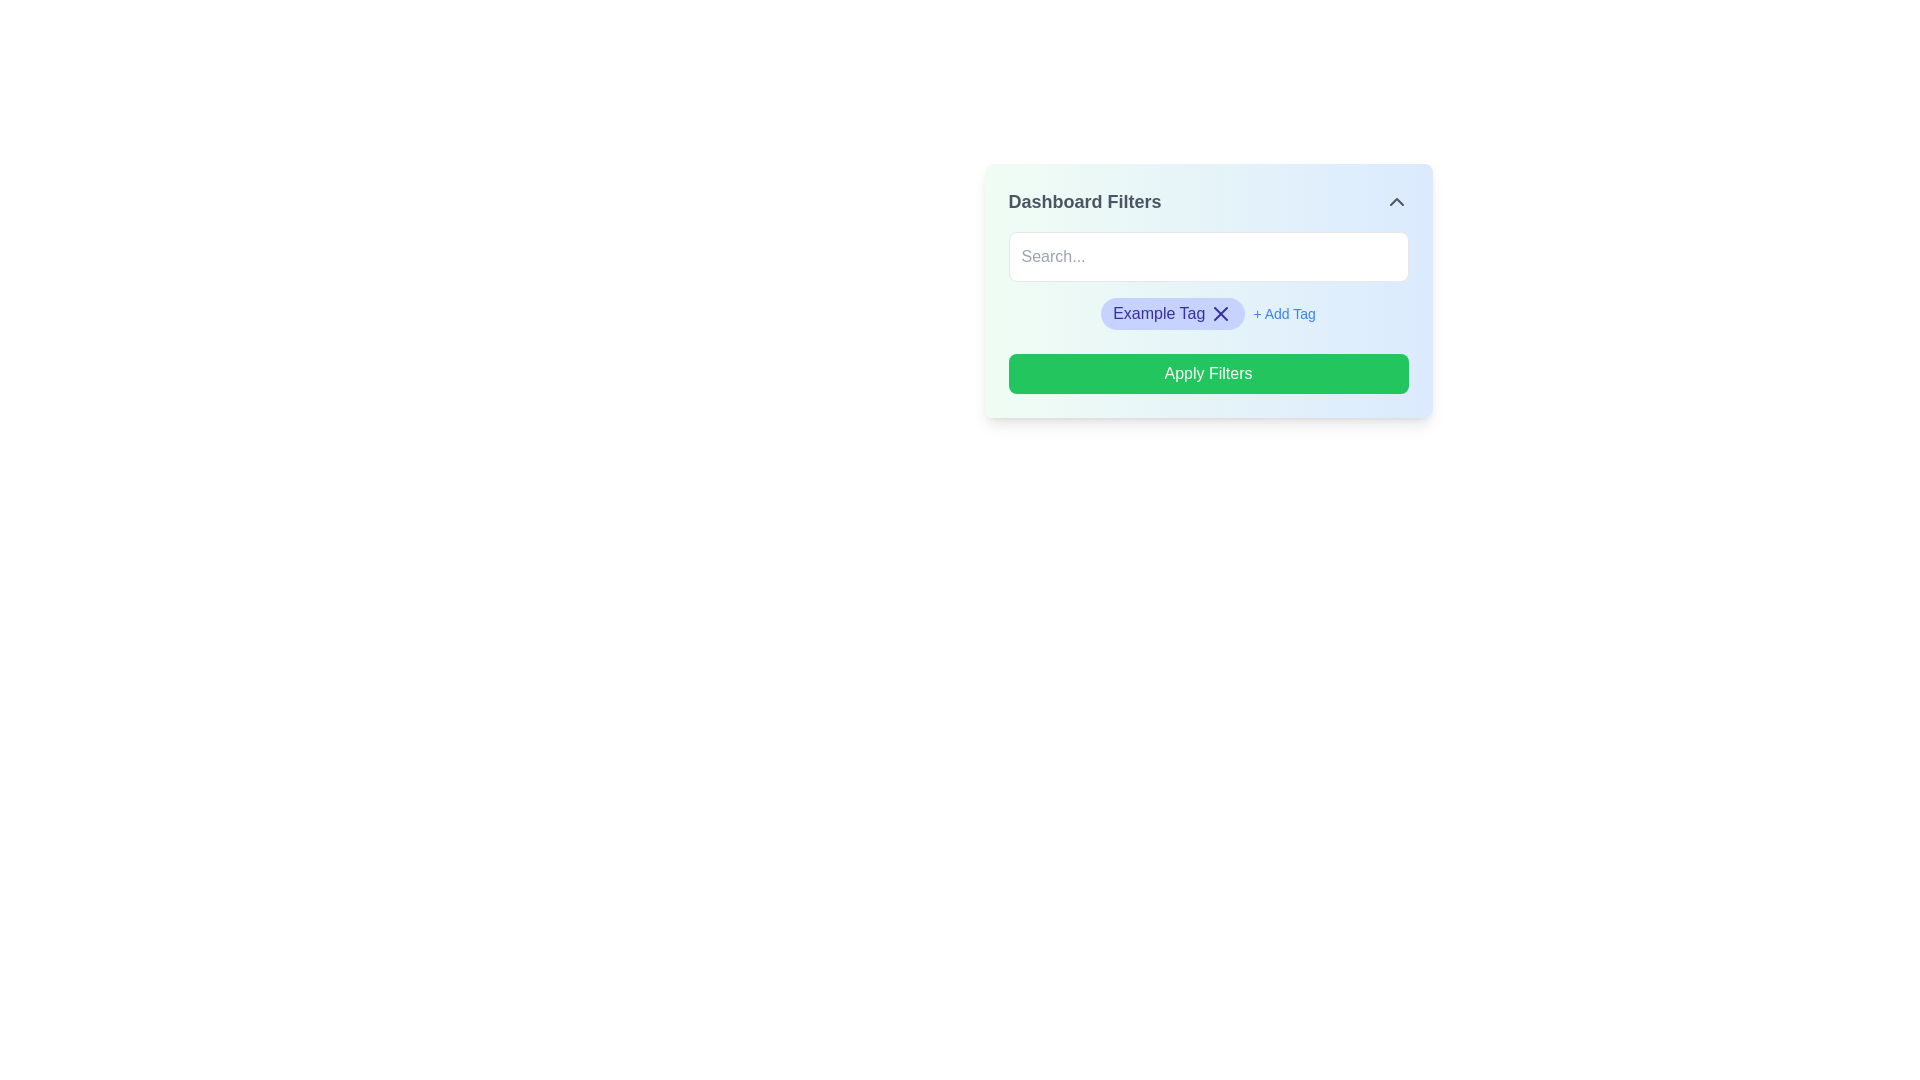  I want to click on the Chevron Up icon located in the top-right corner of the Dashboard Filters header section, so click(1395, 201).